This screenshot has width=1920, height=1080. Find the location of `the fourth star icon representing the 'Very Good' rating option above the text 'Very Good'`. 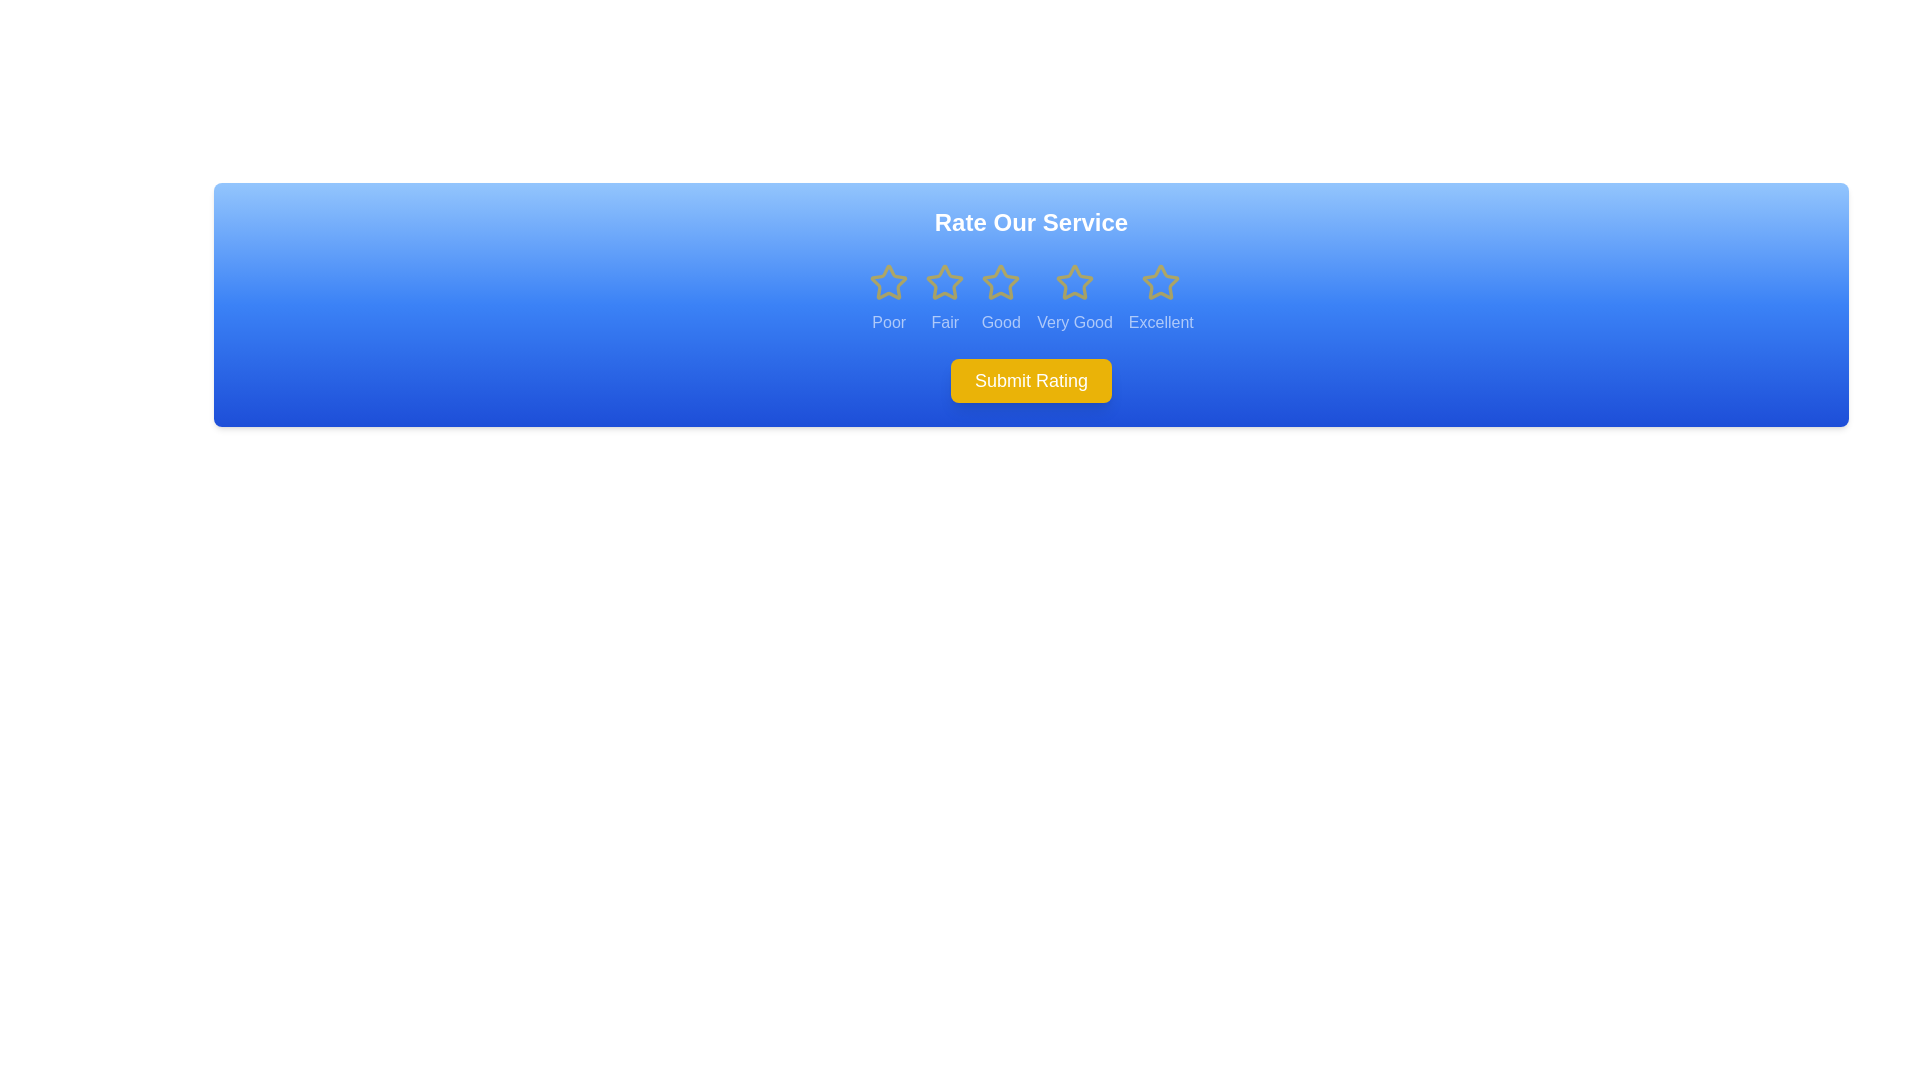

the fourth star icon representing the 'Very Good' rating option above the text 'Very Good' is located at coordinates (1074, 282).